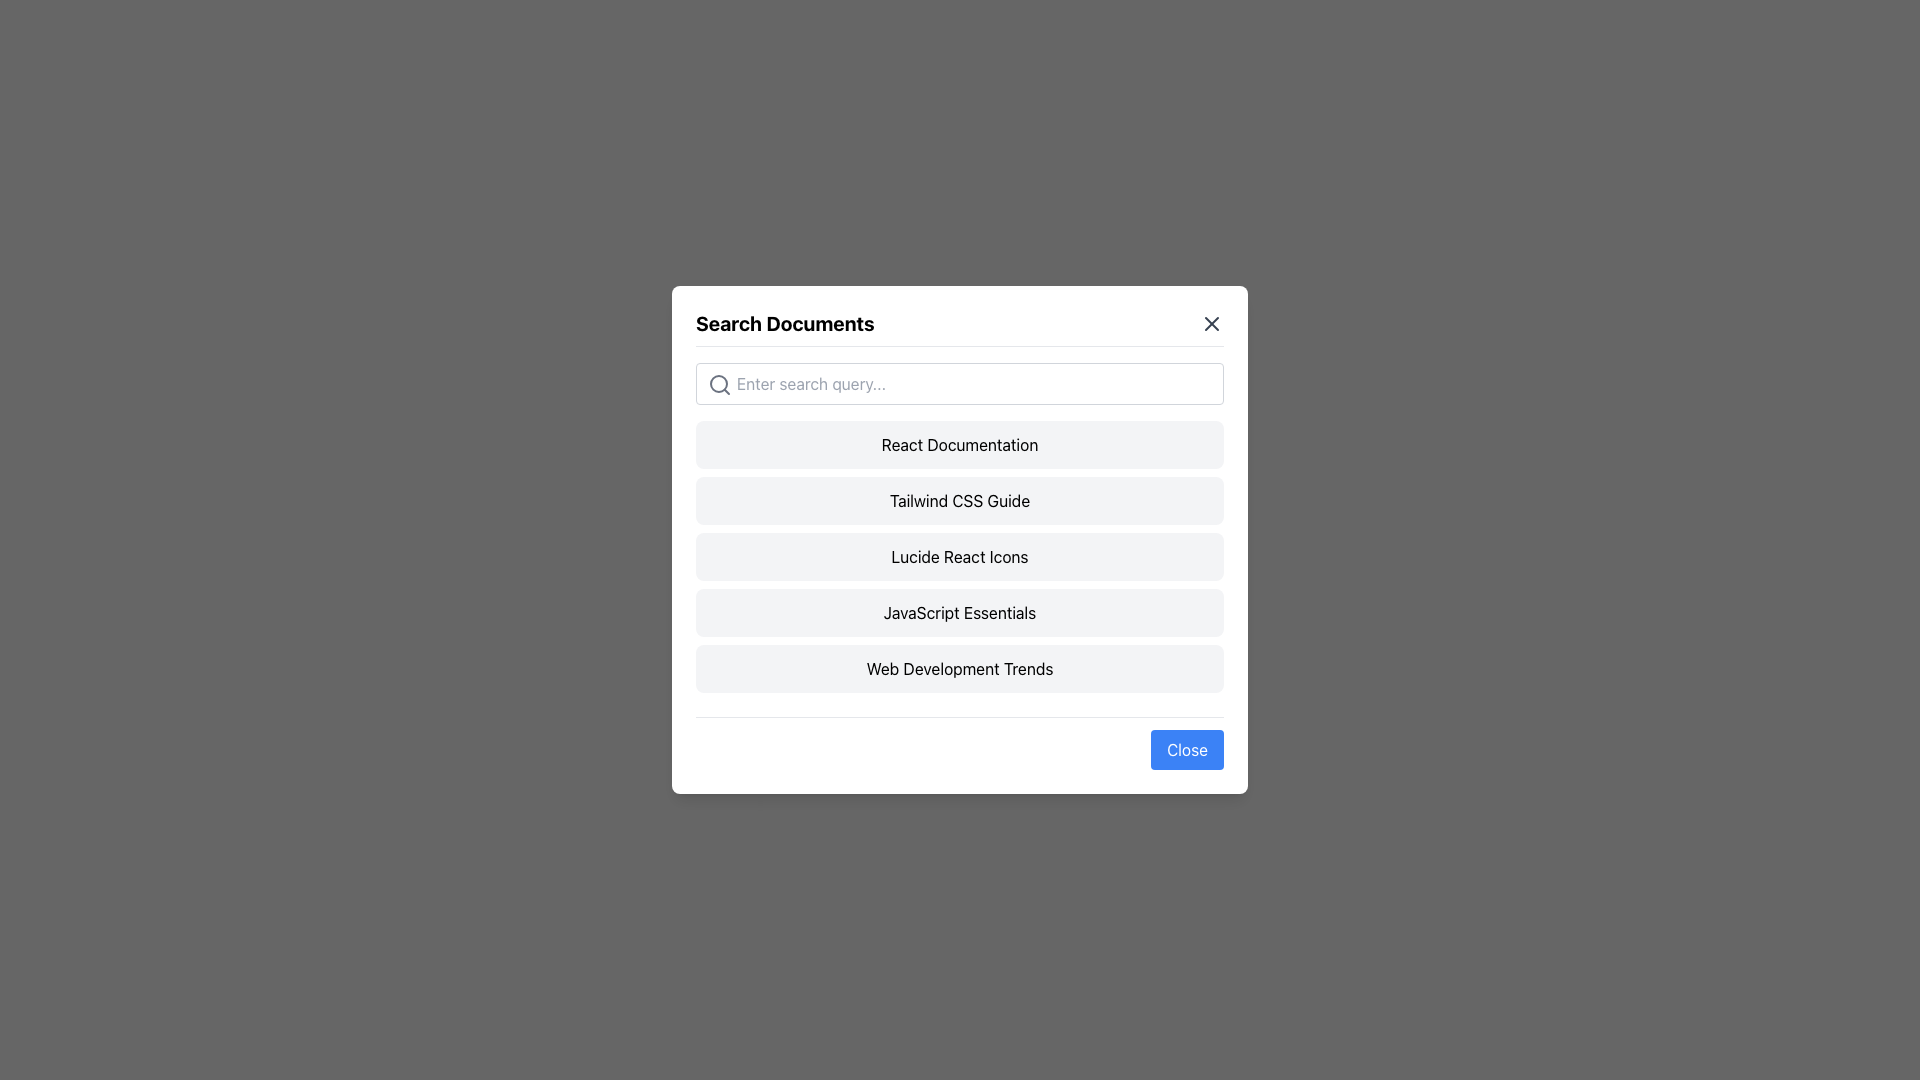  What do you see at coordinates (1210, 323) in the screenshot?
I see `the close button located at the top-right of the modal dialog next to the title 'Search Documents' to change its color` at bounding box center [1210, 323].